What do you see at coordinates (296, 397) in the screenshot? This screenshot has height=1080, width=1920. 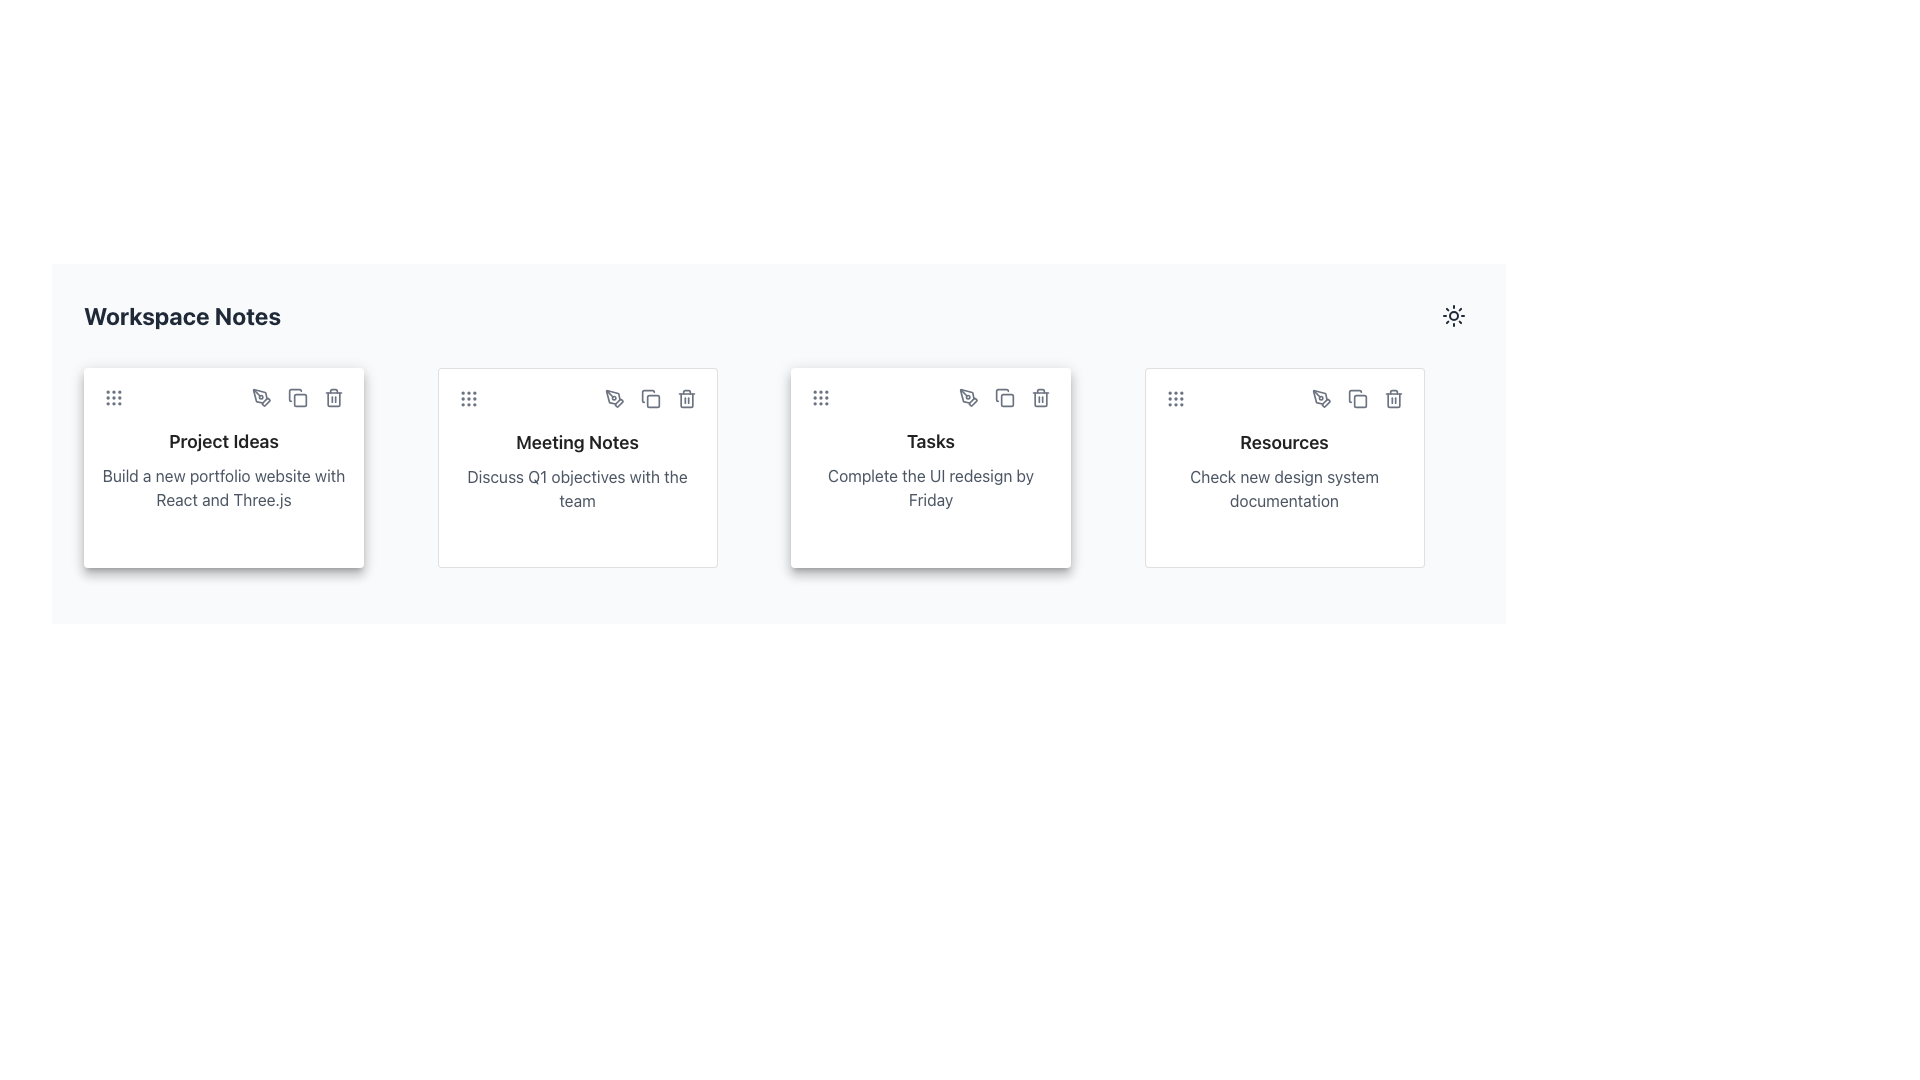 I see `the icon button located in the upper right of the 'Project Ideas' card to copy the content or title` at bounding box center [296, 397].